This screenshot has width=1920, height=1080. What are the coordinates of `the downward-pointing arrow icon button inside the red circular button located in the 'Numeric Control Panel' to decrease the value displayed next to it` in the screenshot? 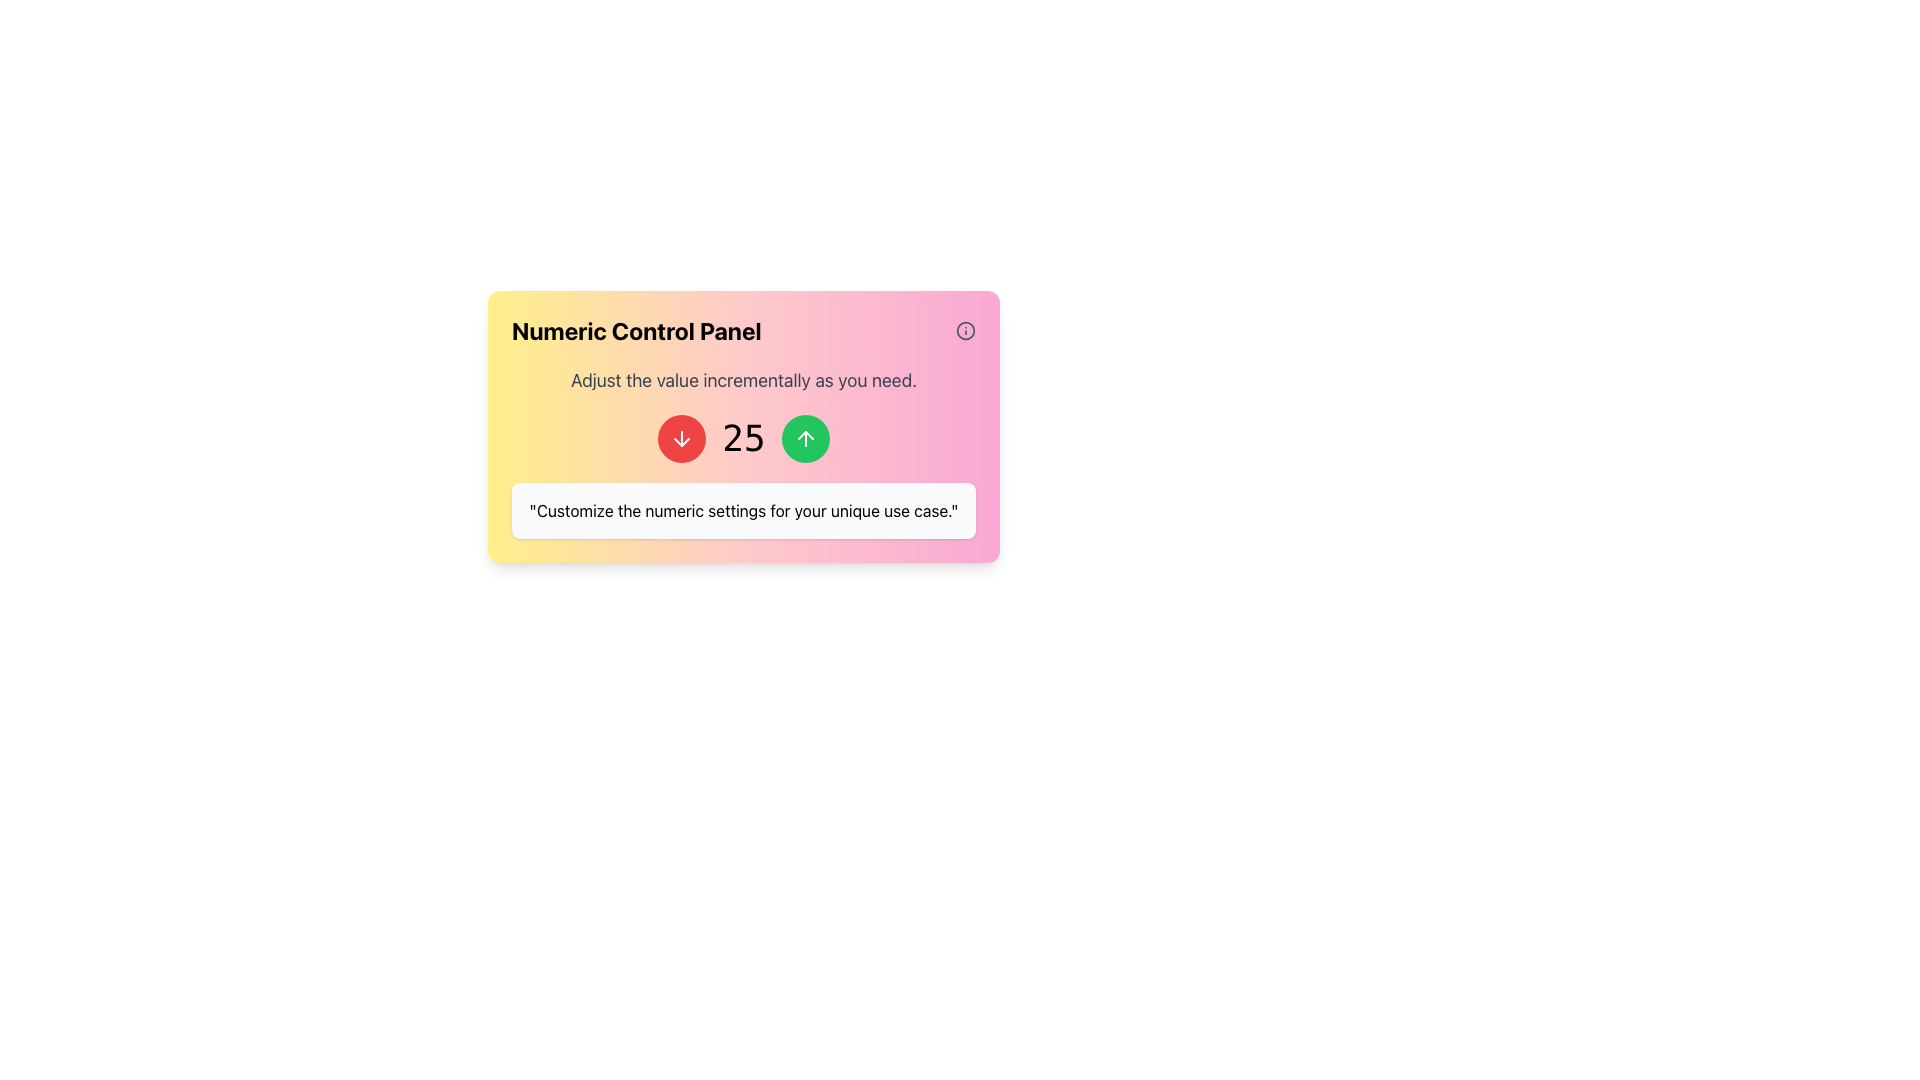 It's located at (682, 438).